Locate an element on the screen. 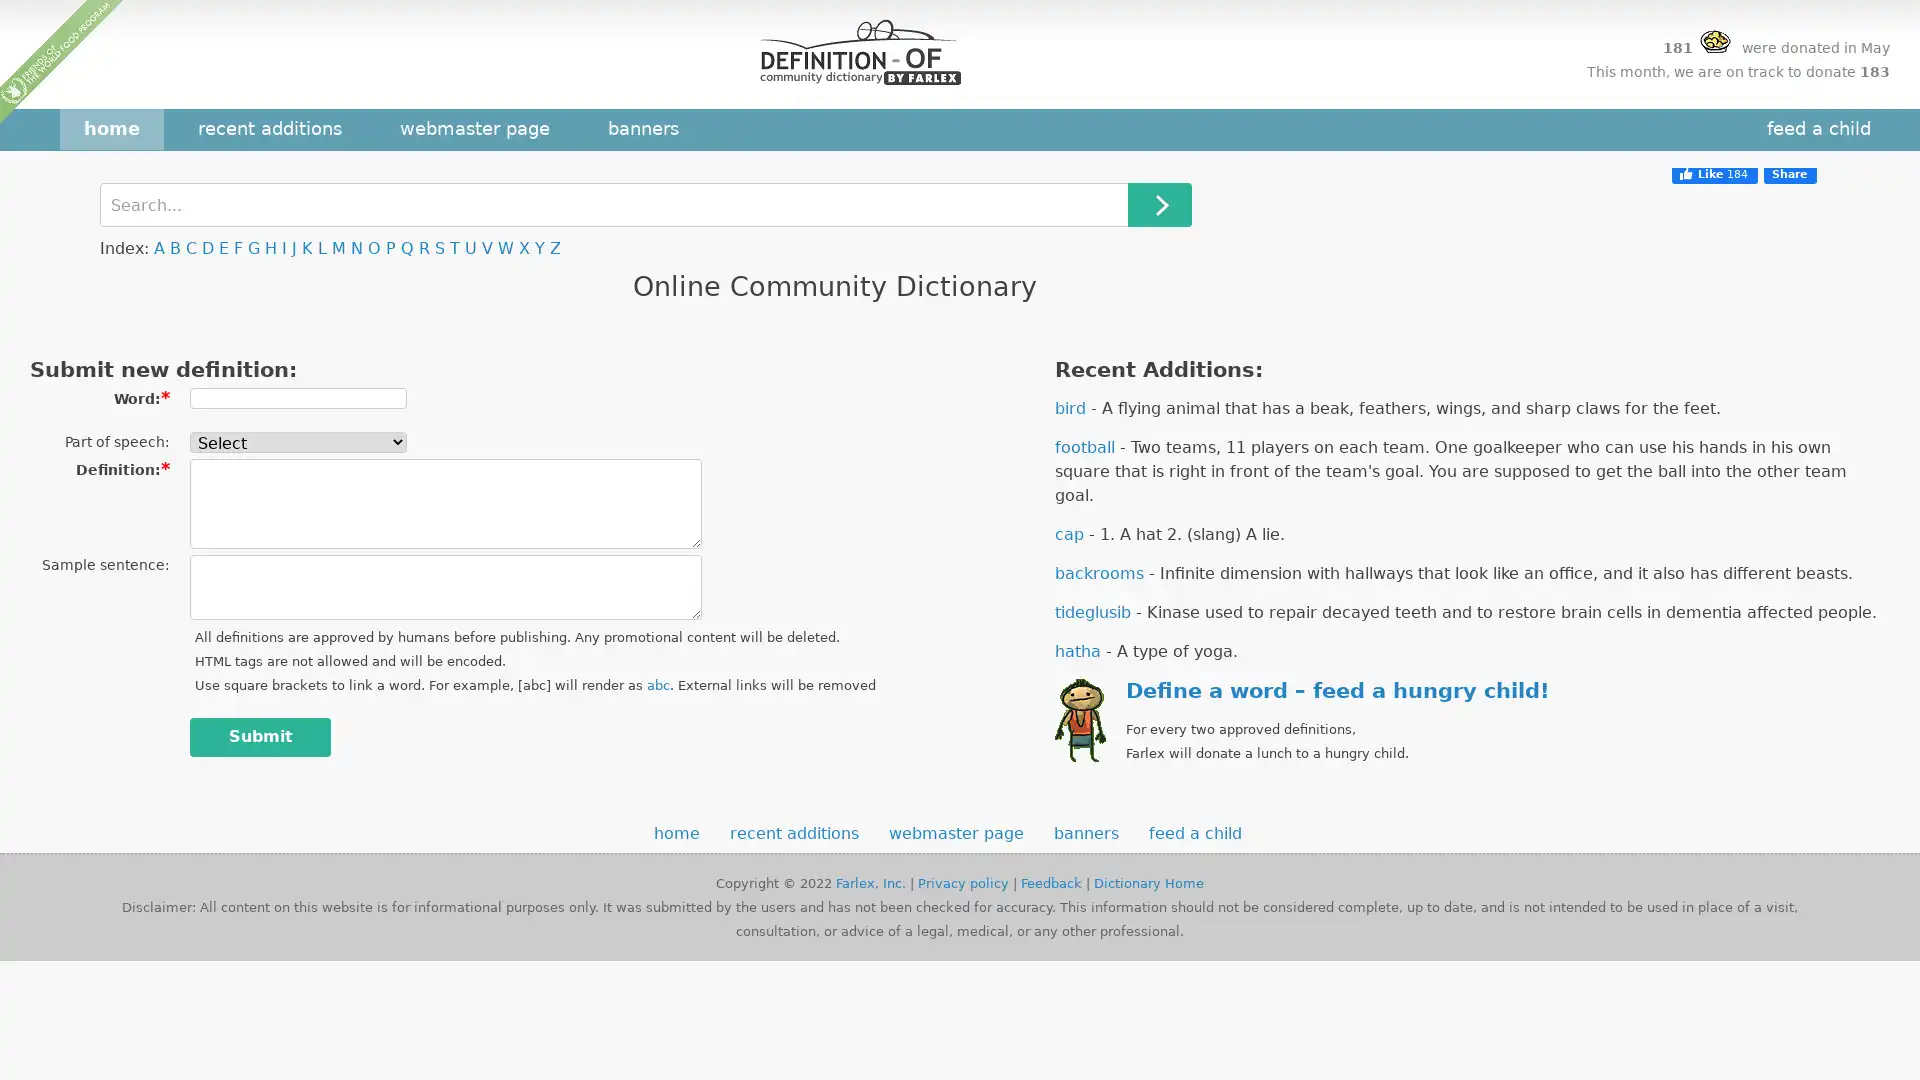 This screenshot has height=1080, width=1920. Search is located at coordinates (1160, 204).